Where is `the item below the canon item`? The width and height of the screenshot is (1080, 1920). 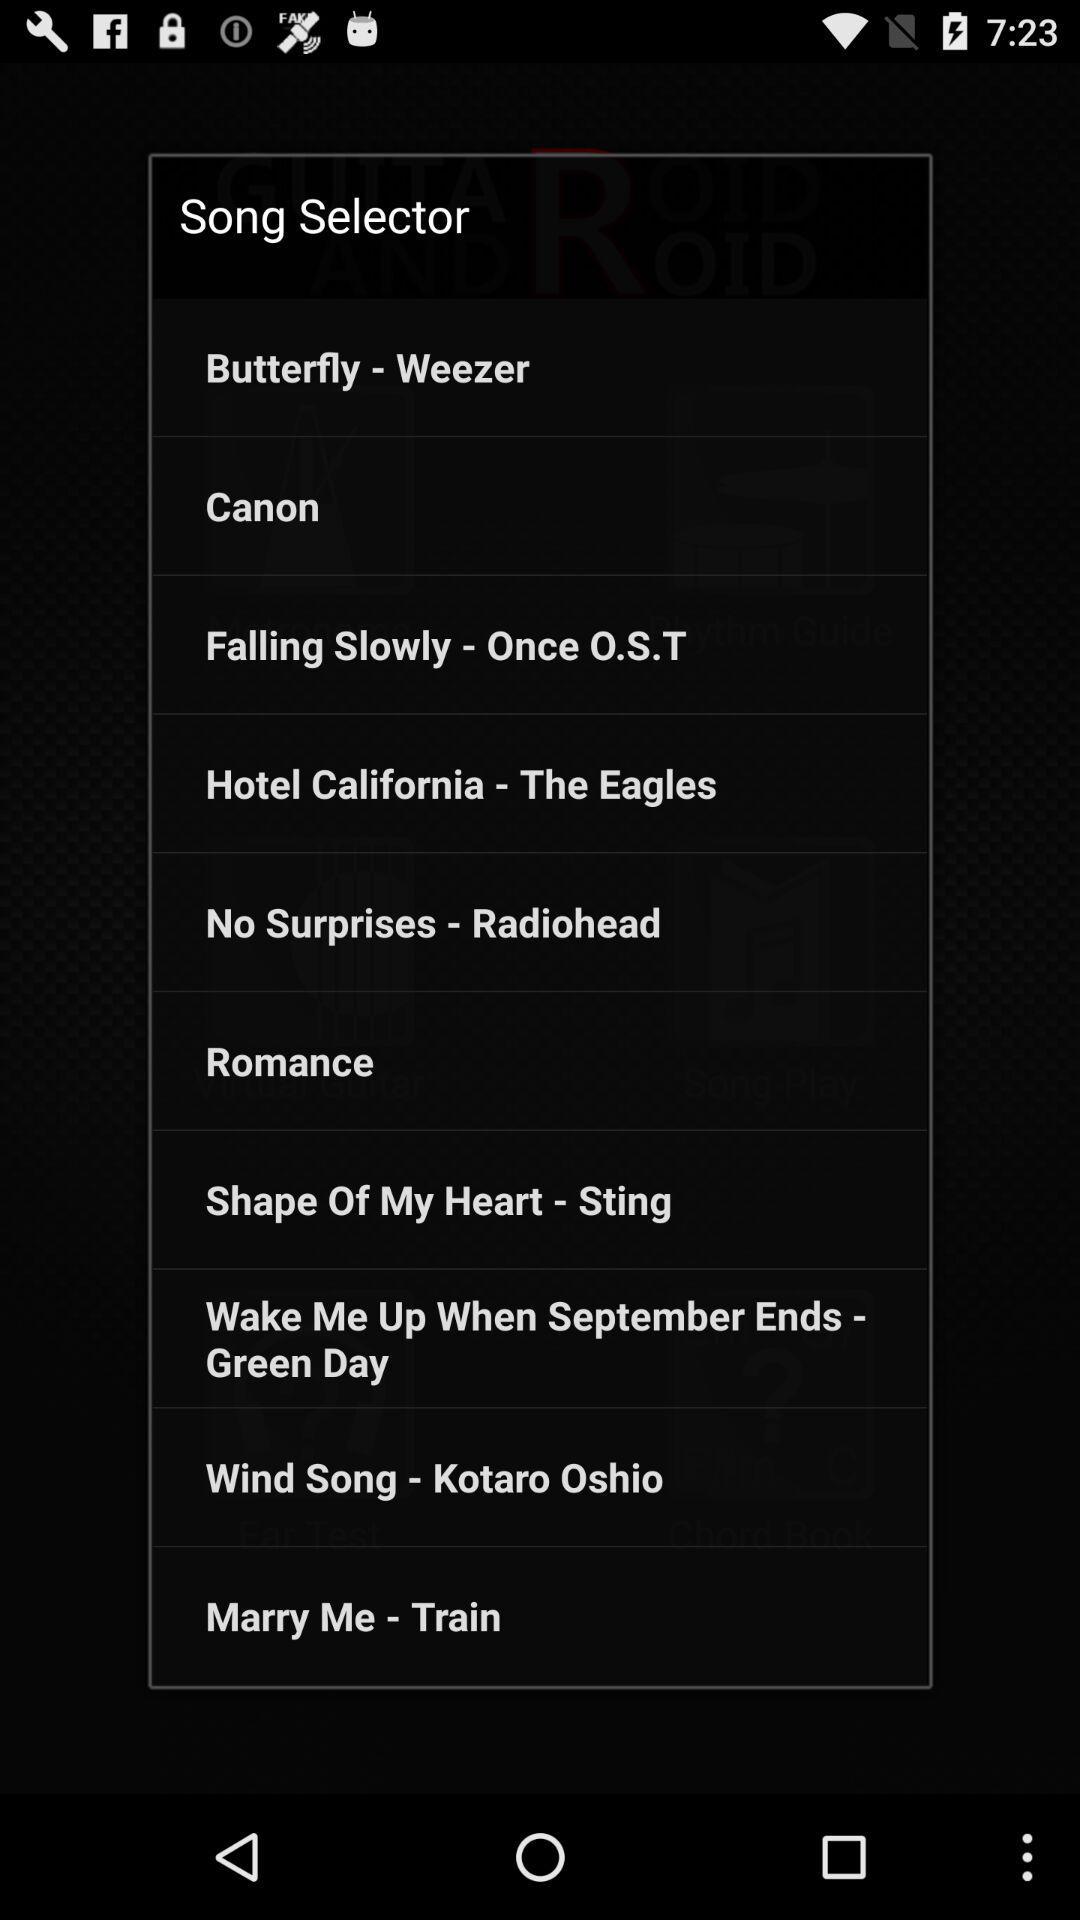 the item below the canon item is located at coordinates (419, 644).